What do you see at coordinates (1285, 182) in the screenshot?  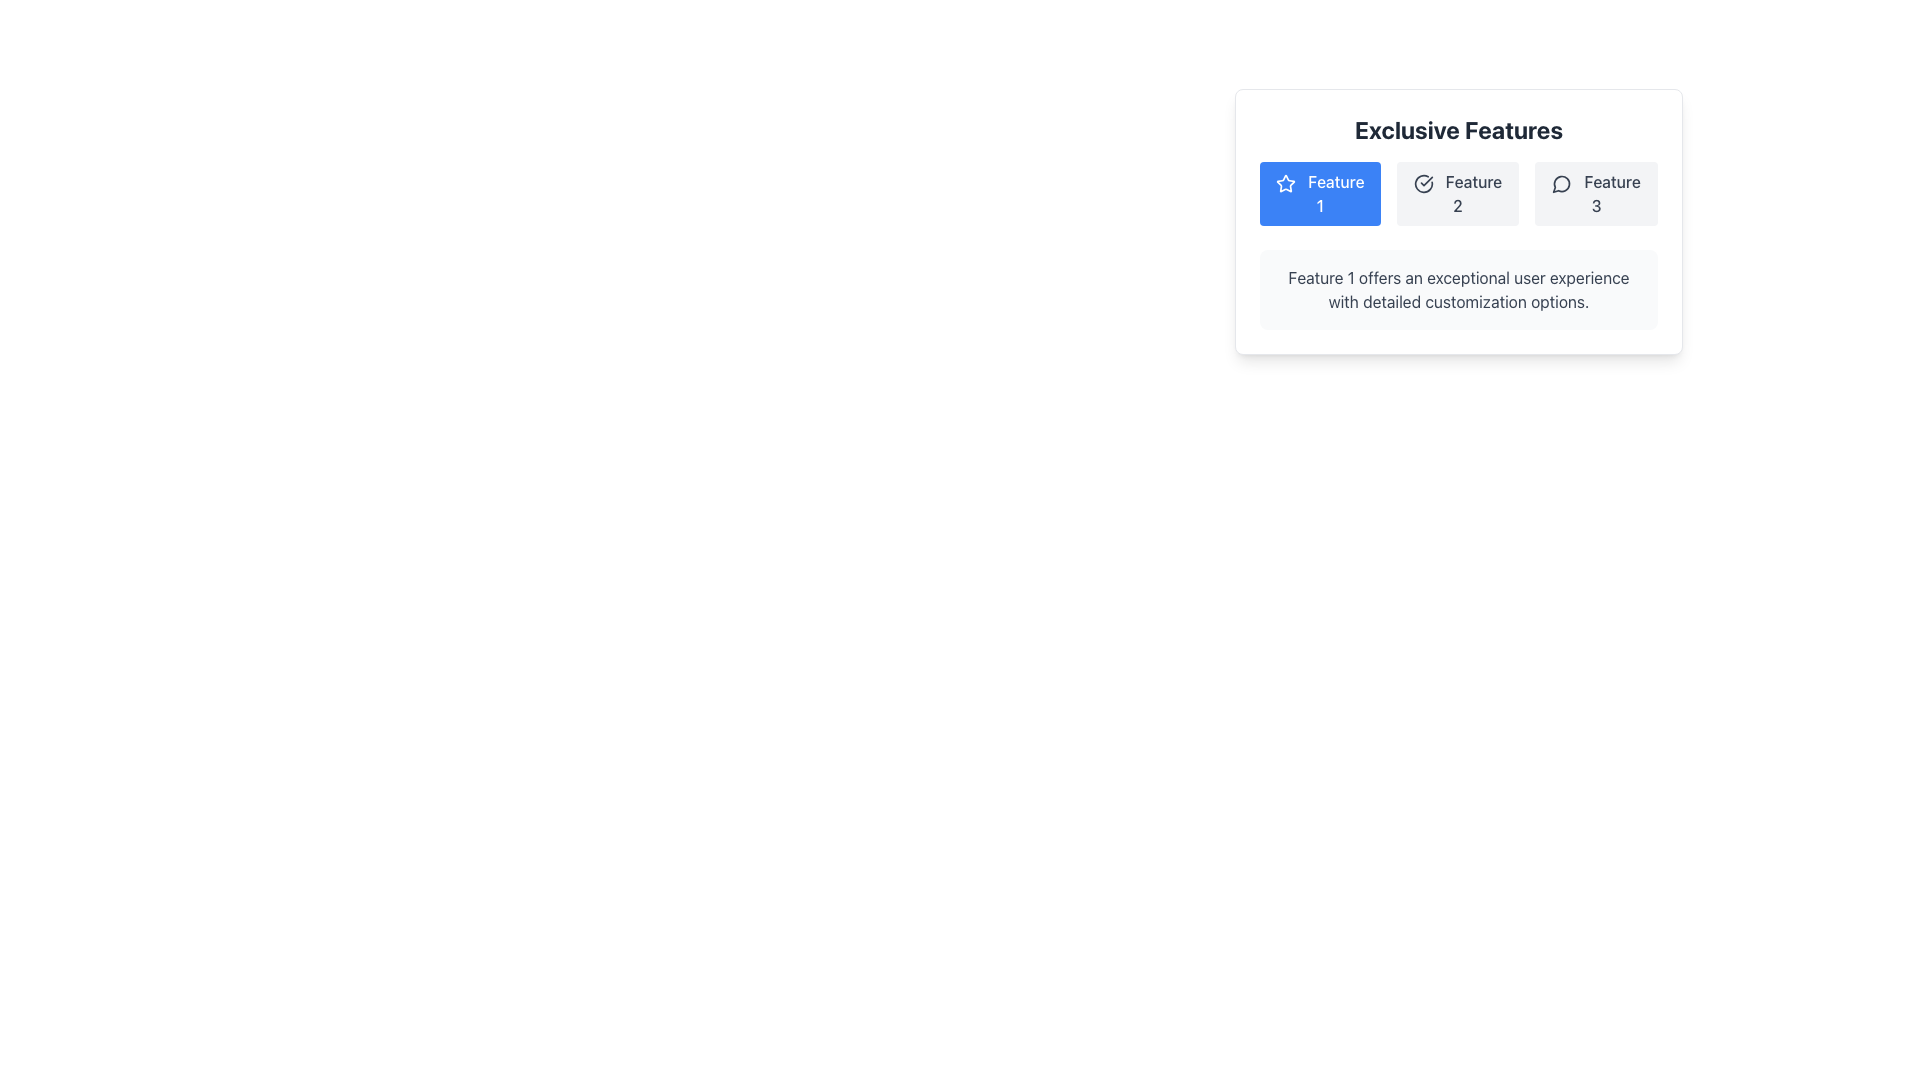 I see `the star icon located on the left side of the 'Feature 1' button, which is part of the 'Exclusive Features' section` at bounding box center [1285, 182].